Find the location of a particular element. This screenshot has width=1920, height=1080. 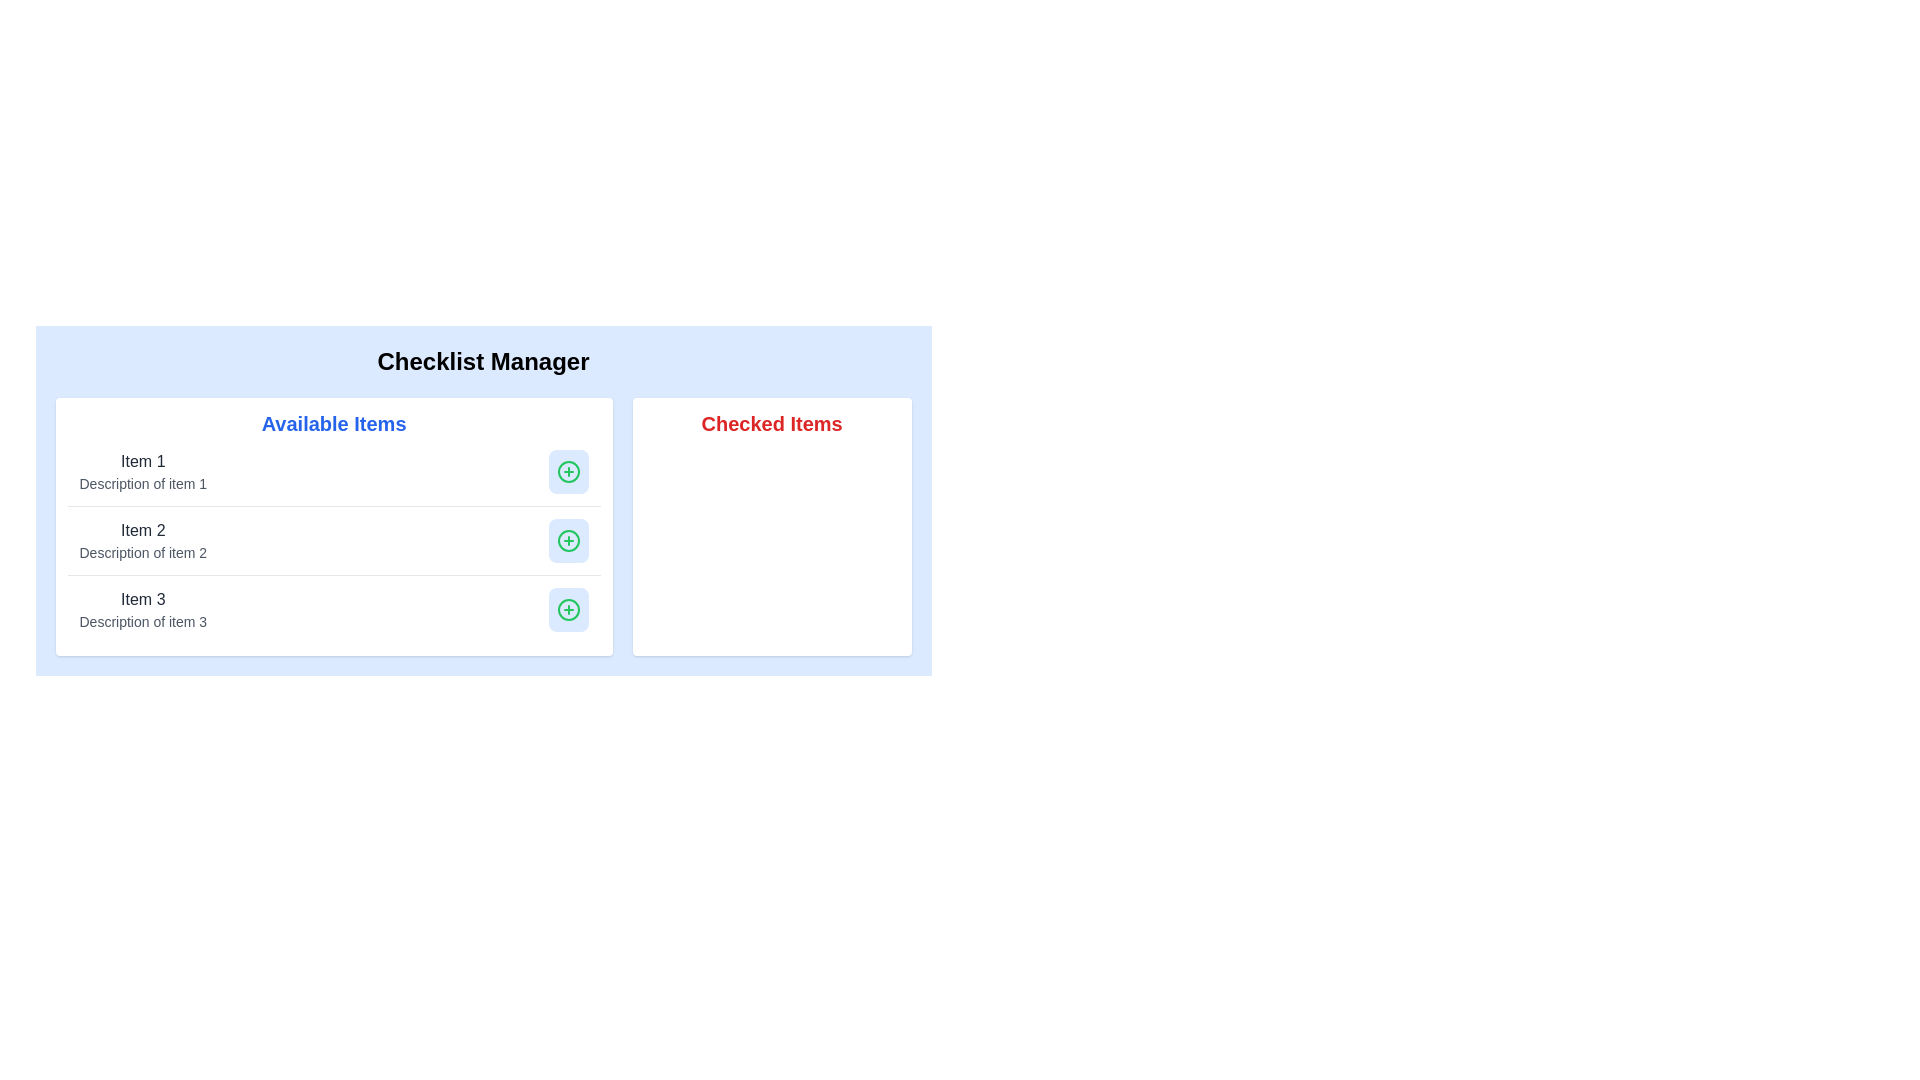

description of the second item in the 'Available Items' list, which includes descriptive text and an action button is located at coordinates (334, 526).